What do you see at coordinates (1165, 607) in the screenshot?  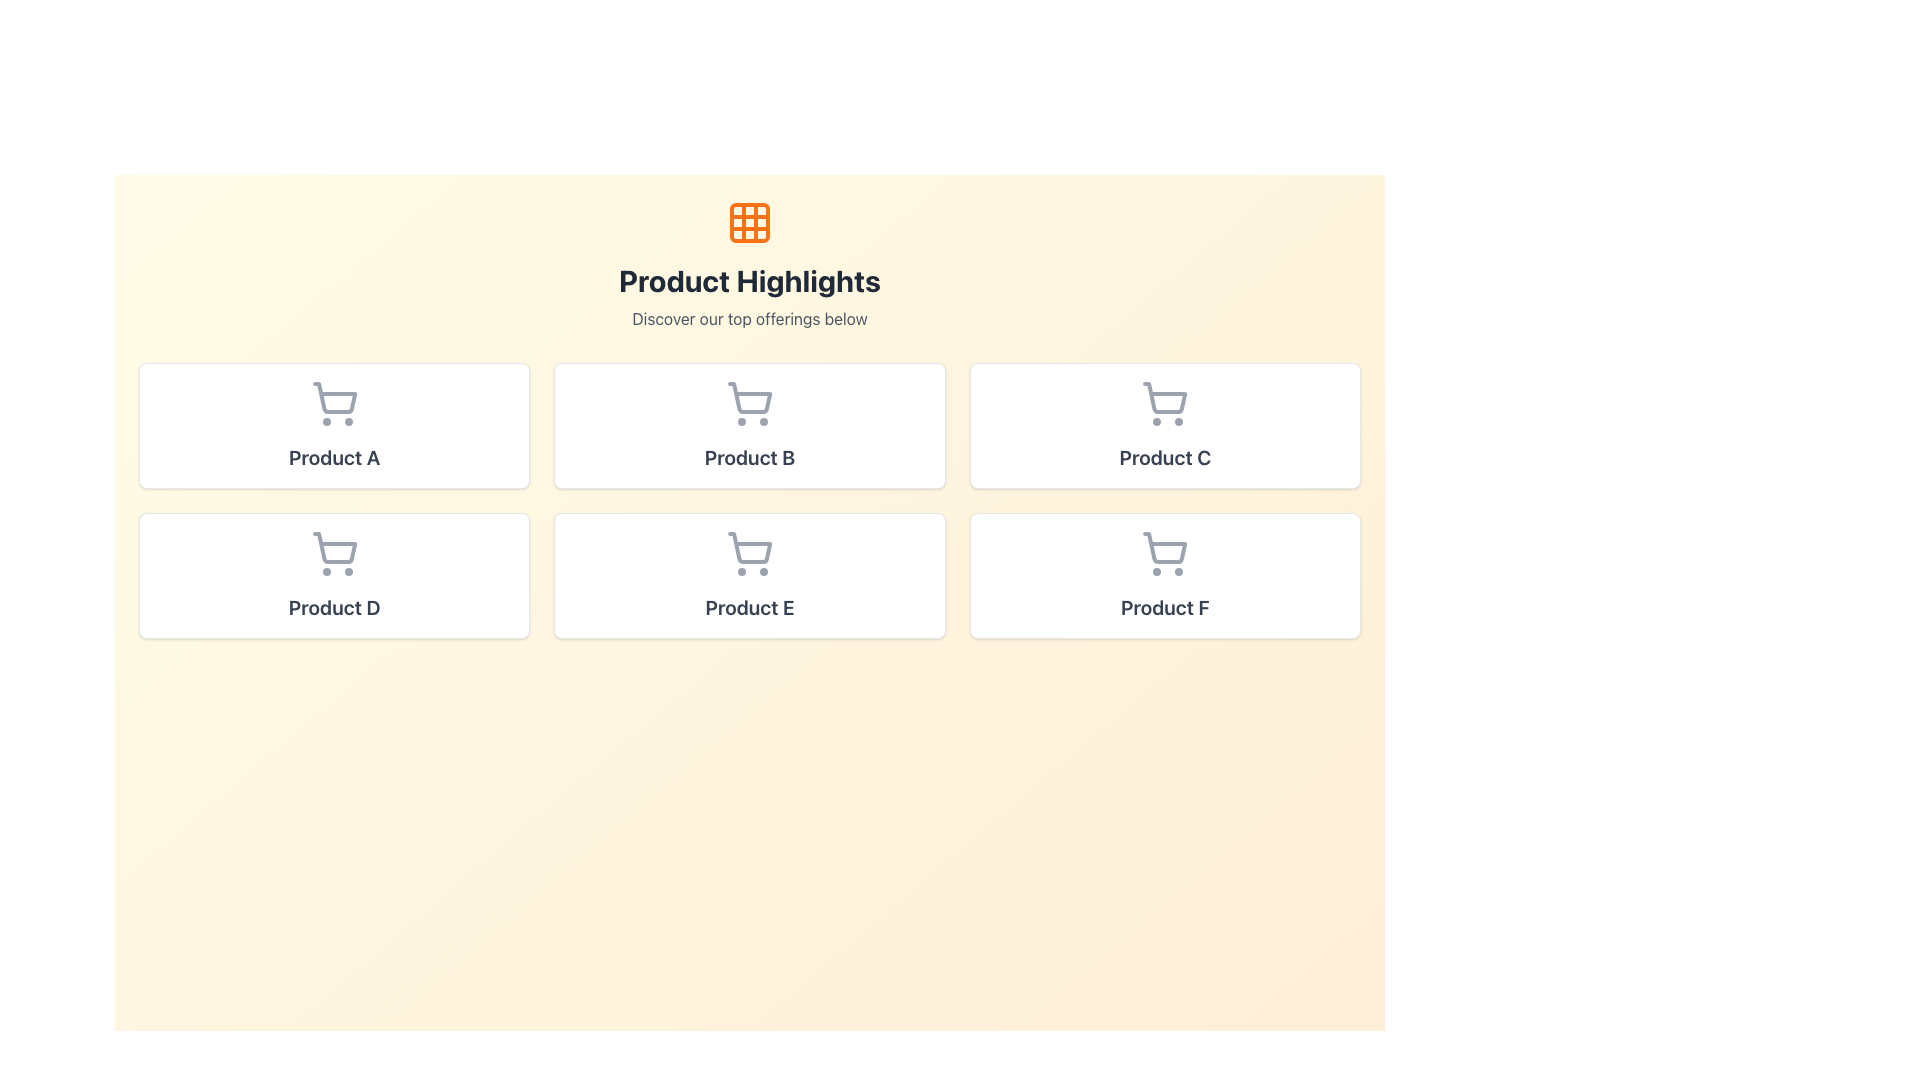 I see `the static text label that describes 'Product F'` at bounding box center [1165, 607].